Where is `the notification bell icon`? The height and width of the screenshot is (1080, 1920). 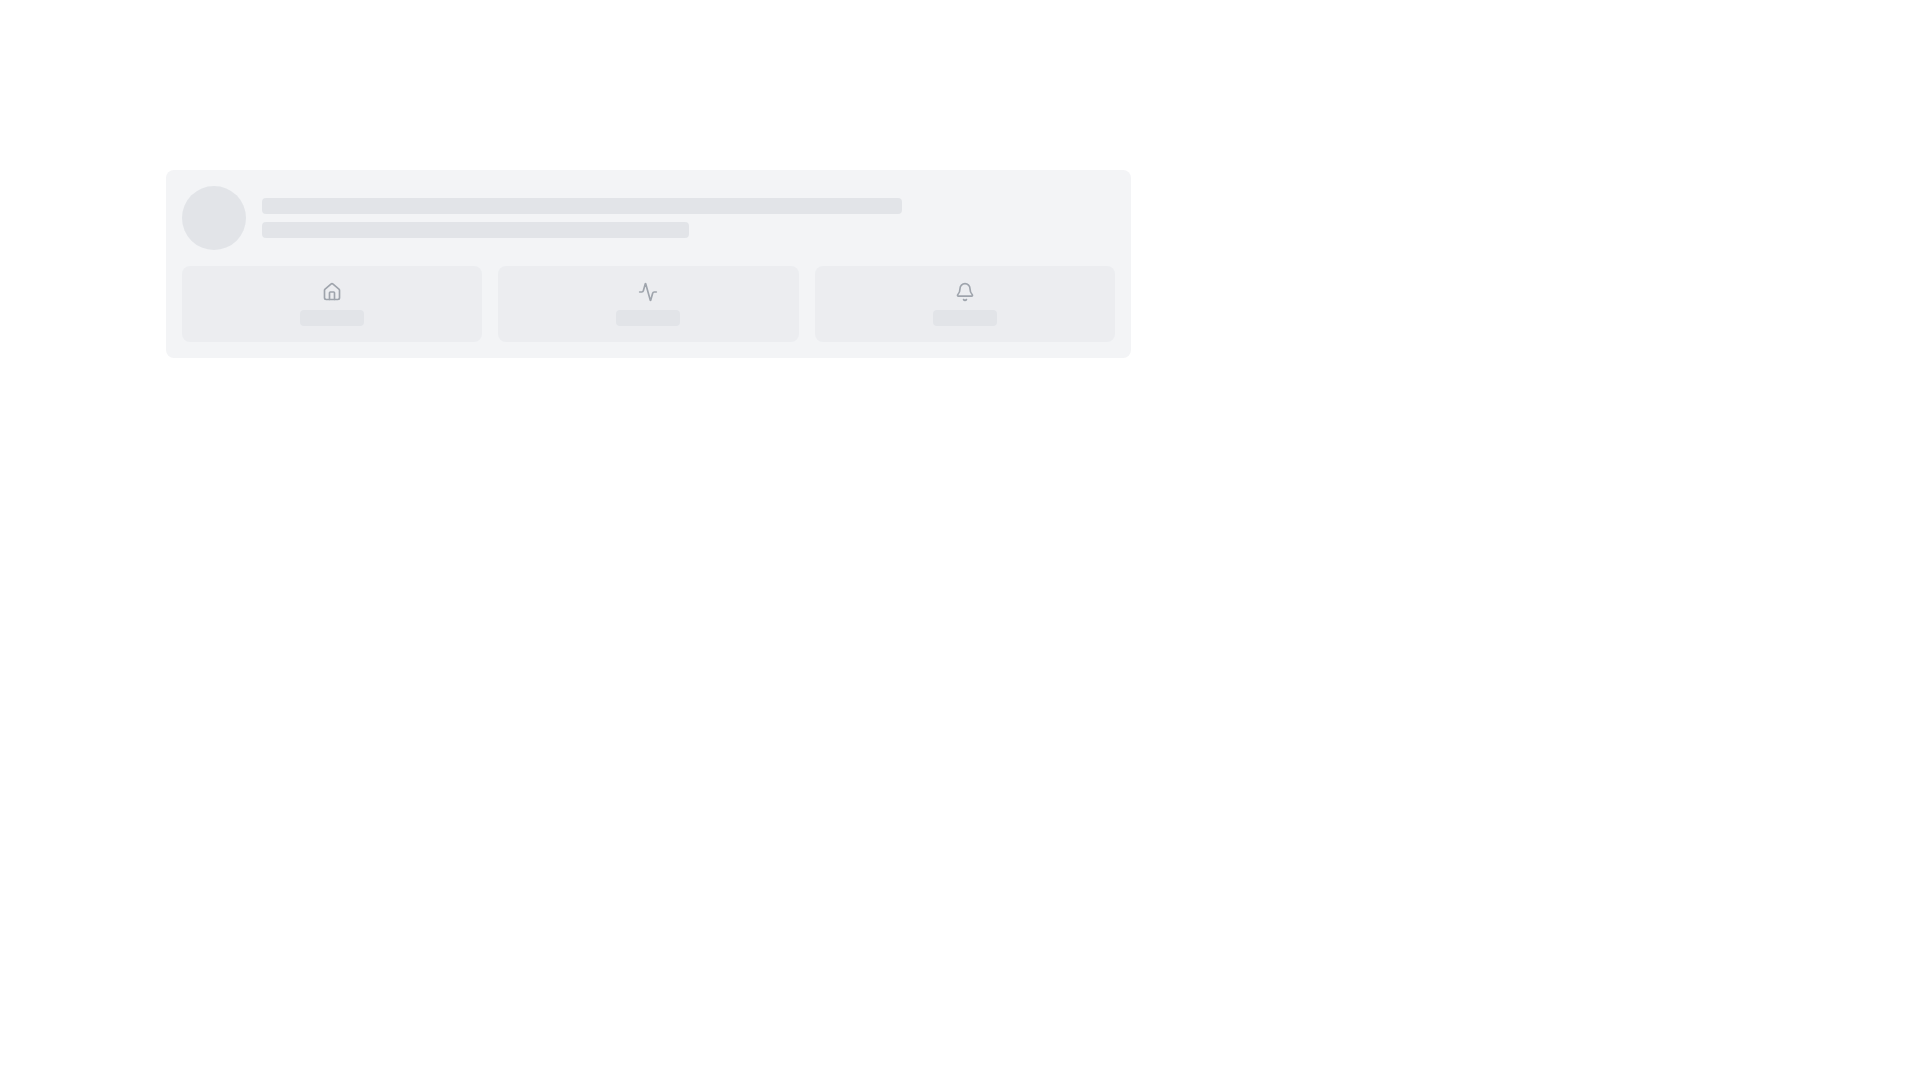 the notification bell icon is located at coordinates (964, 289).